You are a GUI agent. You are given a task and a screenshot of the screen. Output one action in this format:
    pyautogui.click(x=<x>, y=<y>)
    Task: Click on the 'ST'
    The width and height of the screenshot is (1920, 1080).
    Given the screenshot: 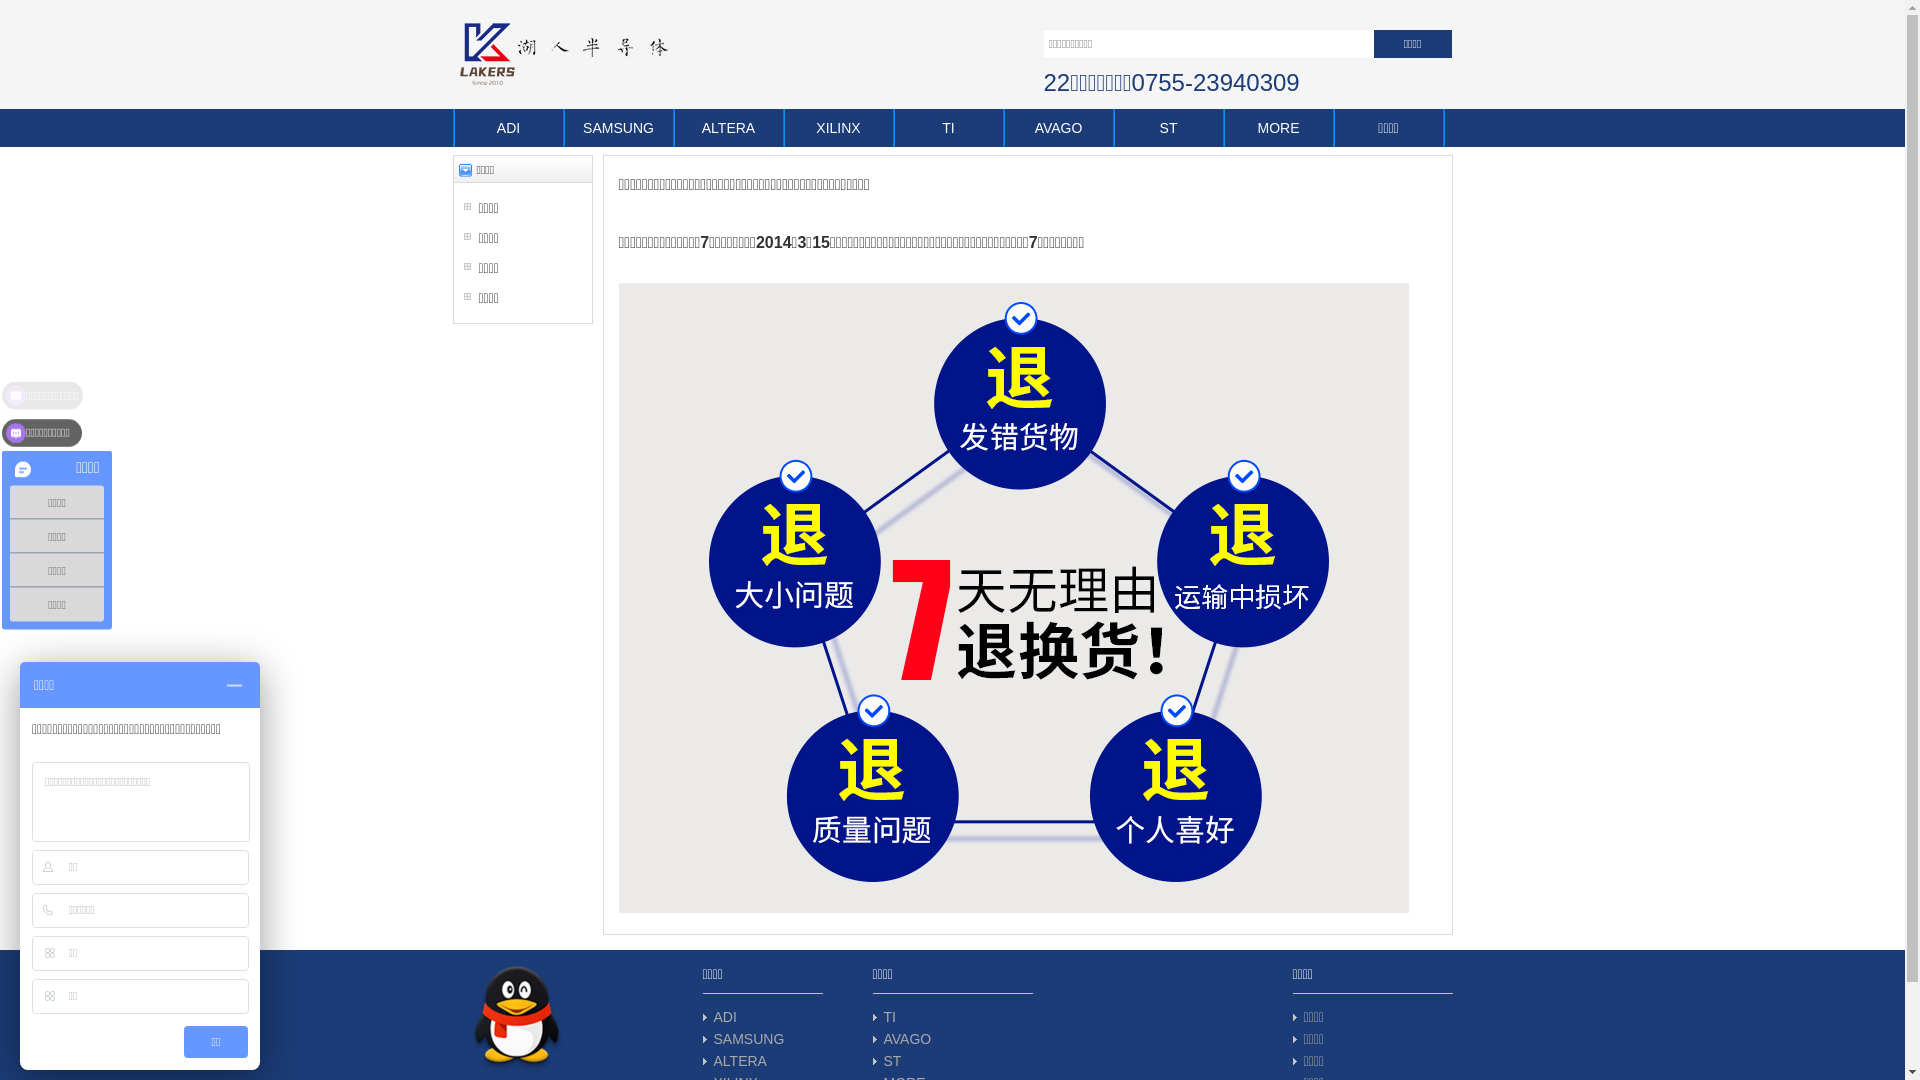 What is the action you would take?
    pyautogui.click(x=891, y=1059)
    